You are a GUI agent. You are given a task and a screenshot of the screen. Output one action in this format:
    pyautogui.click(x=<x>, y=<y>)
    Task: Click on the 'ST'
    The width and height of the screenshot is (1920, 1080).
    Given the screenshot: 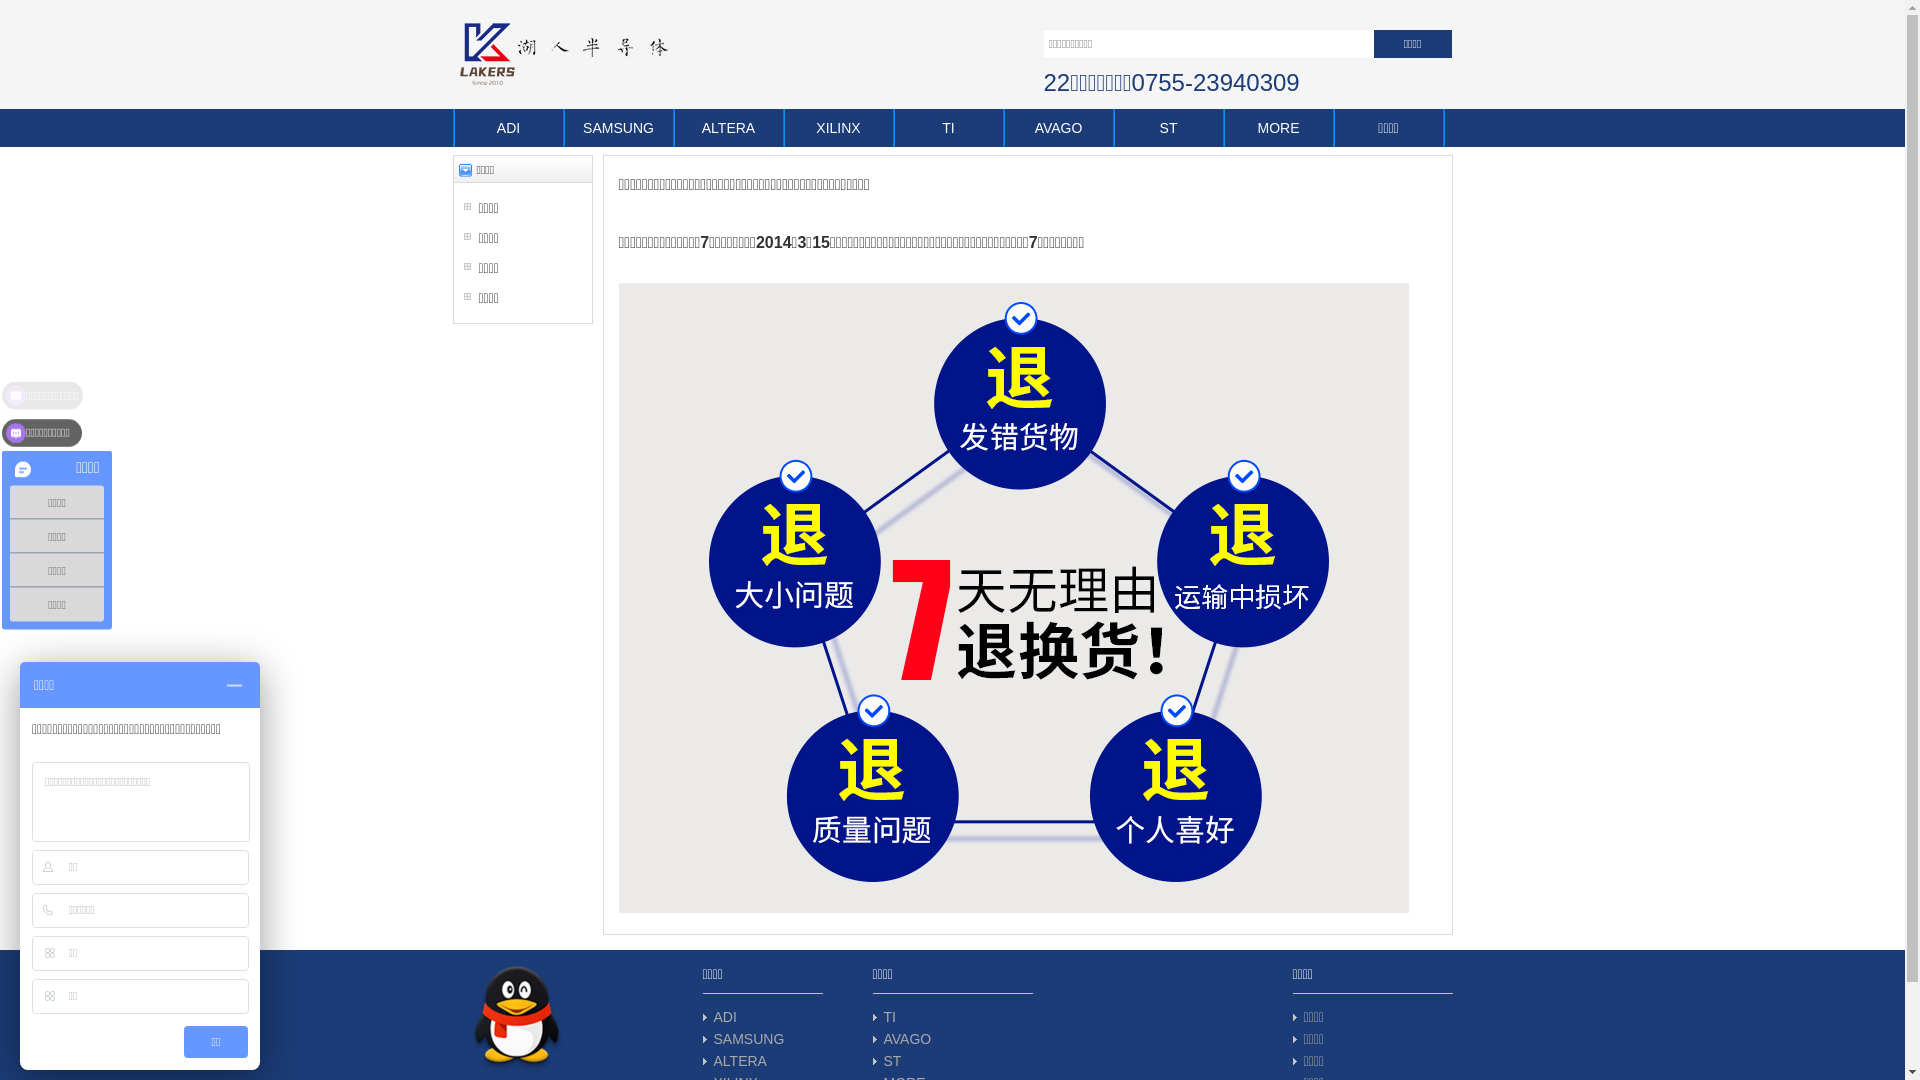 What is the action you would take?
    pyautogui.click(x=891, y=1059)
    